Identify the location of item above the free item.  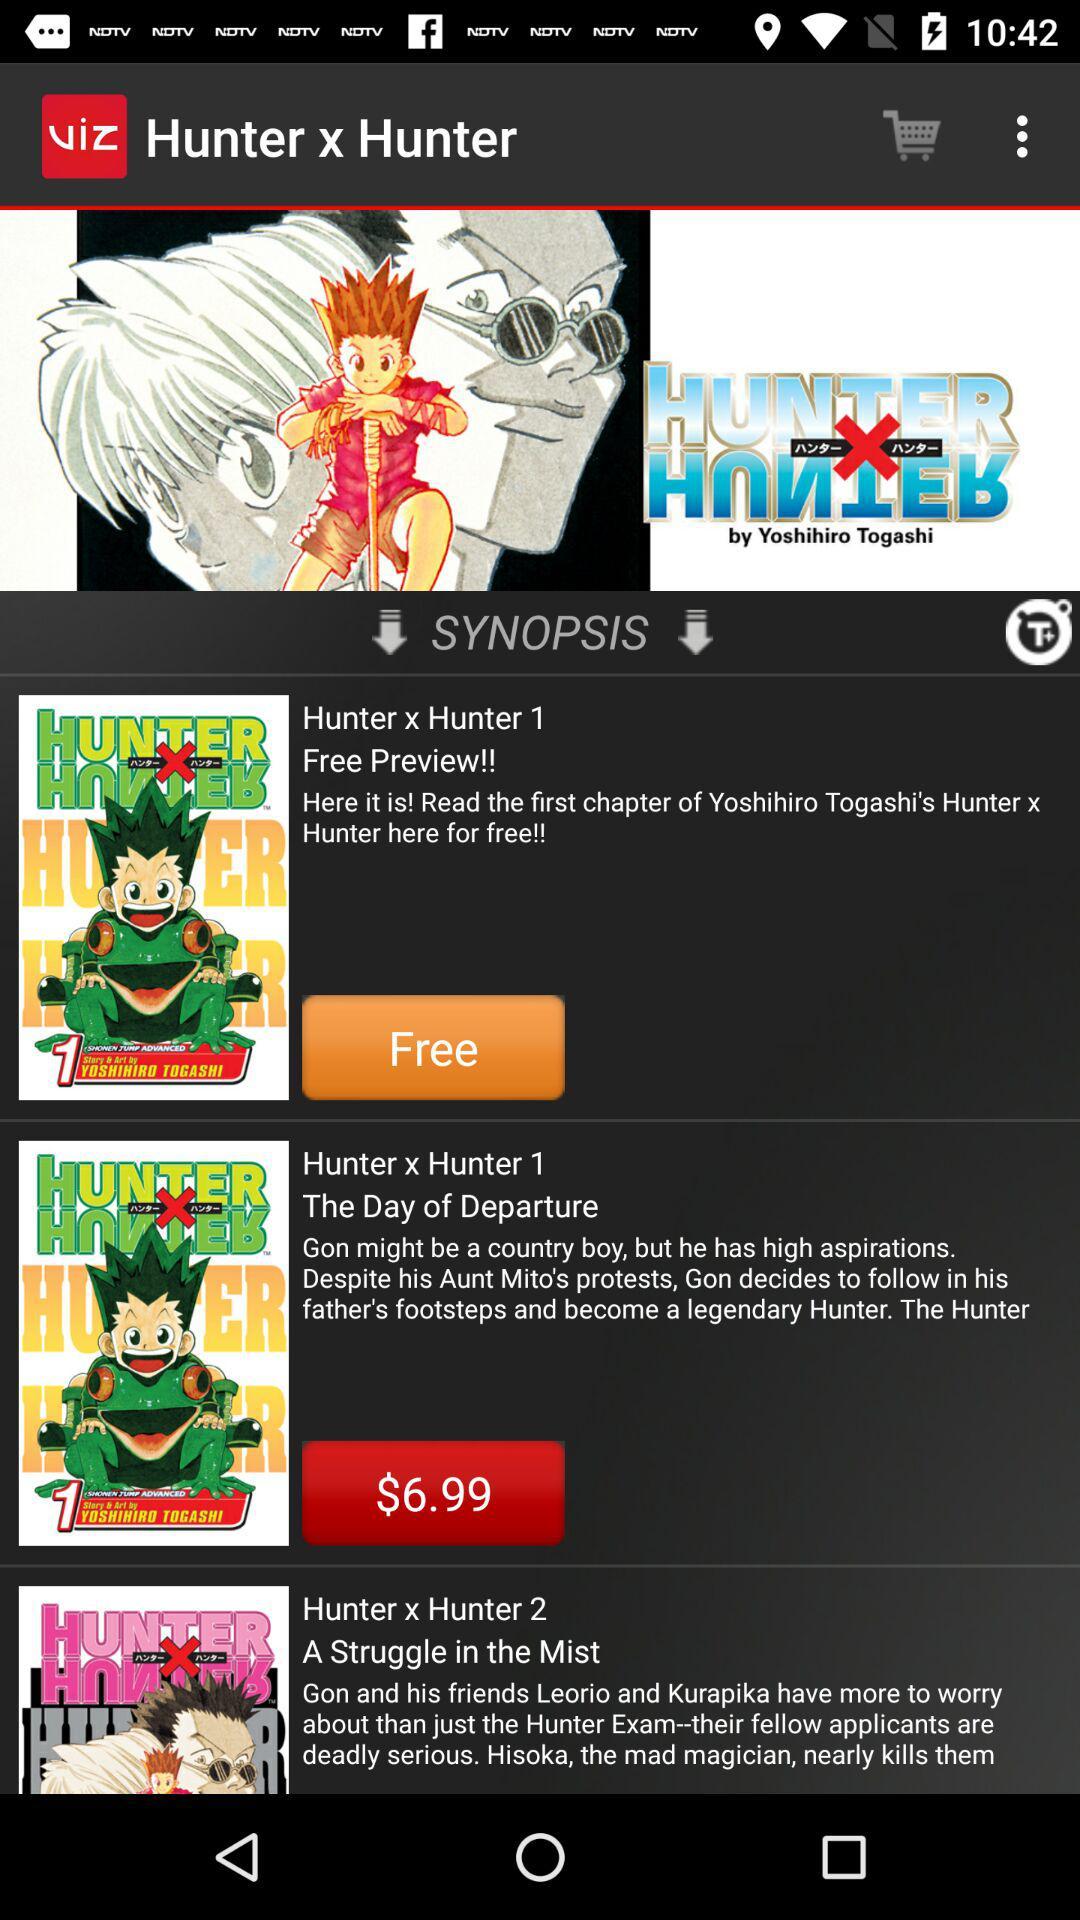
(680, 832).